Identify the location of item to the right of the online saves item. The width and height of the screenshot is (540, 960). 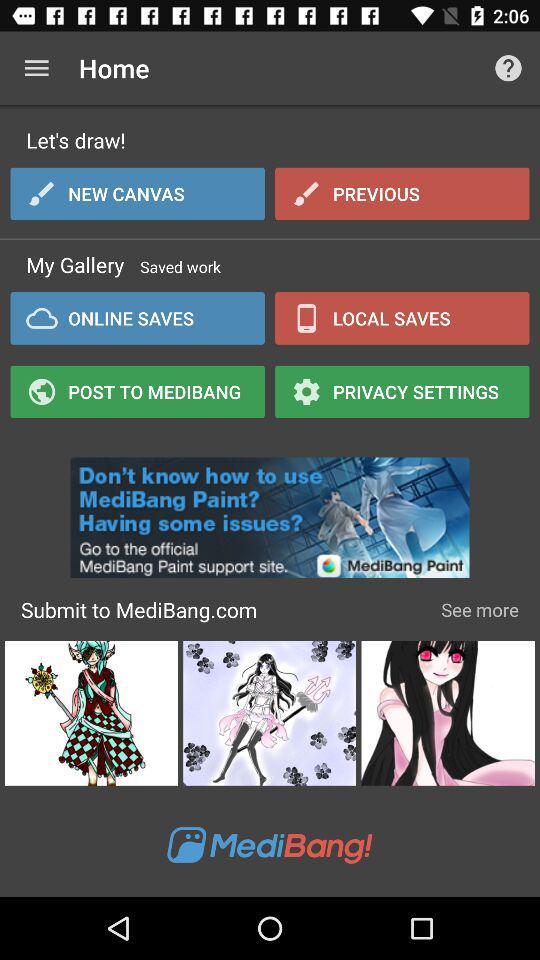
(402, 318).